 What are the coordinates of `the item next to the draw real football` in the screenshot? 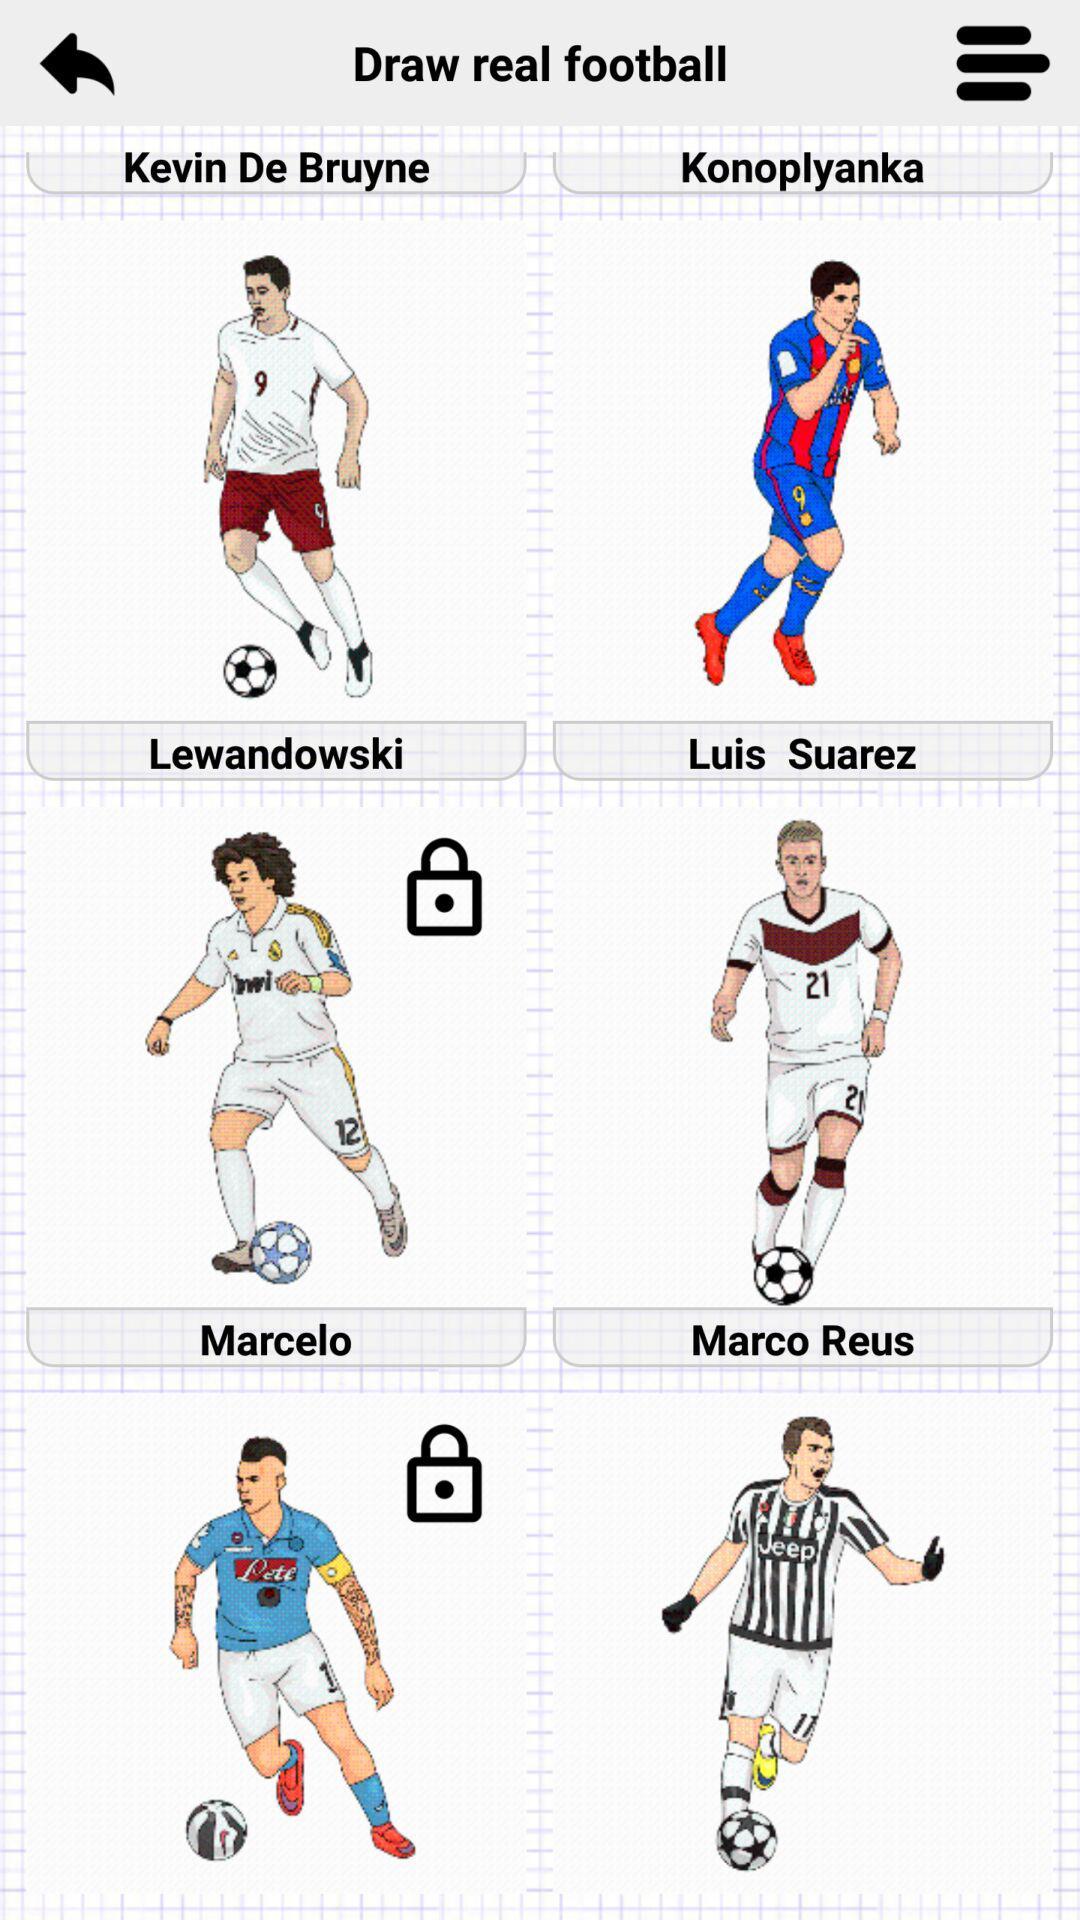 It's located at (1003, 62).